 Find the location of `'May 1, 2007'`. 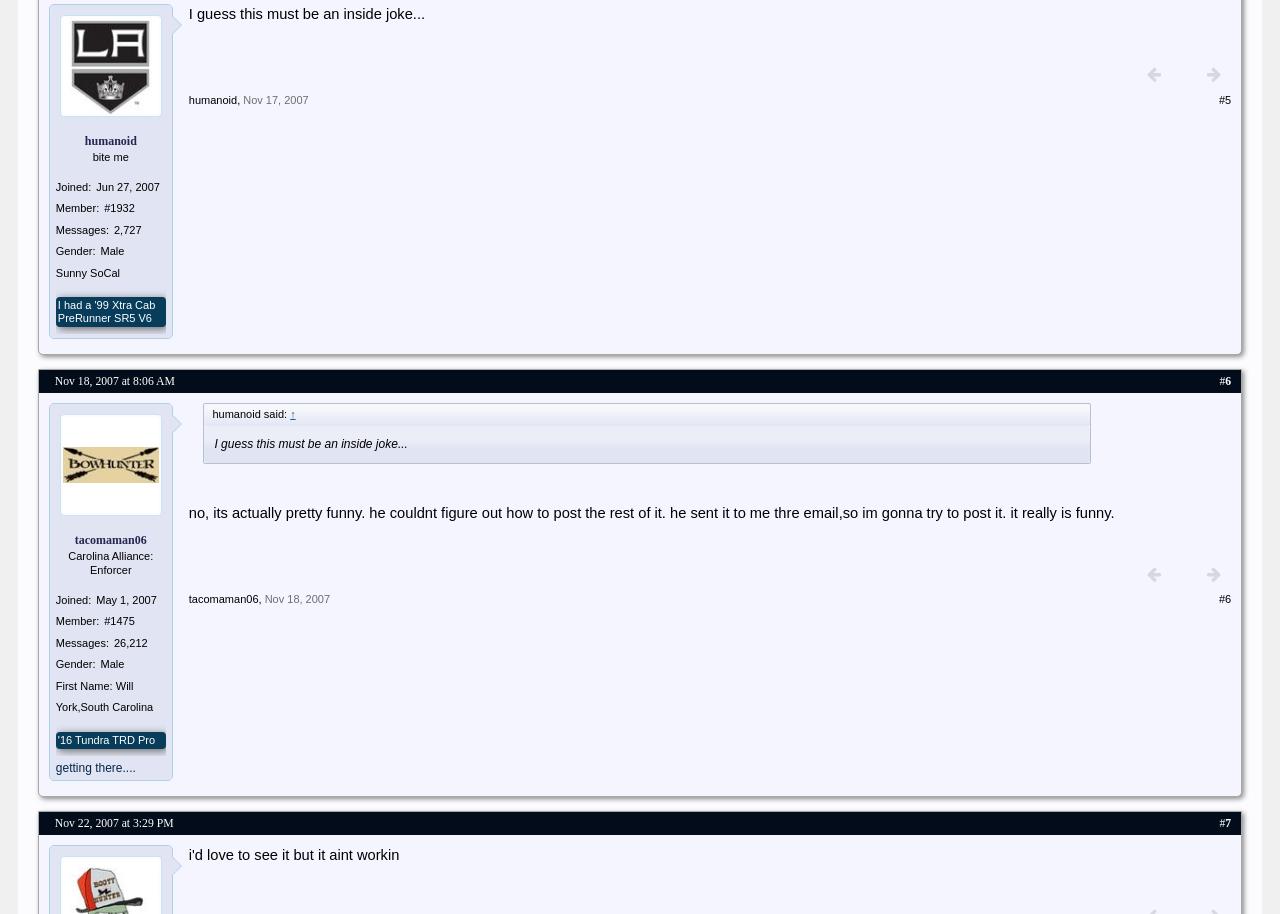

'May 1, 2007' is located at coordinates (124, 598).